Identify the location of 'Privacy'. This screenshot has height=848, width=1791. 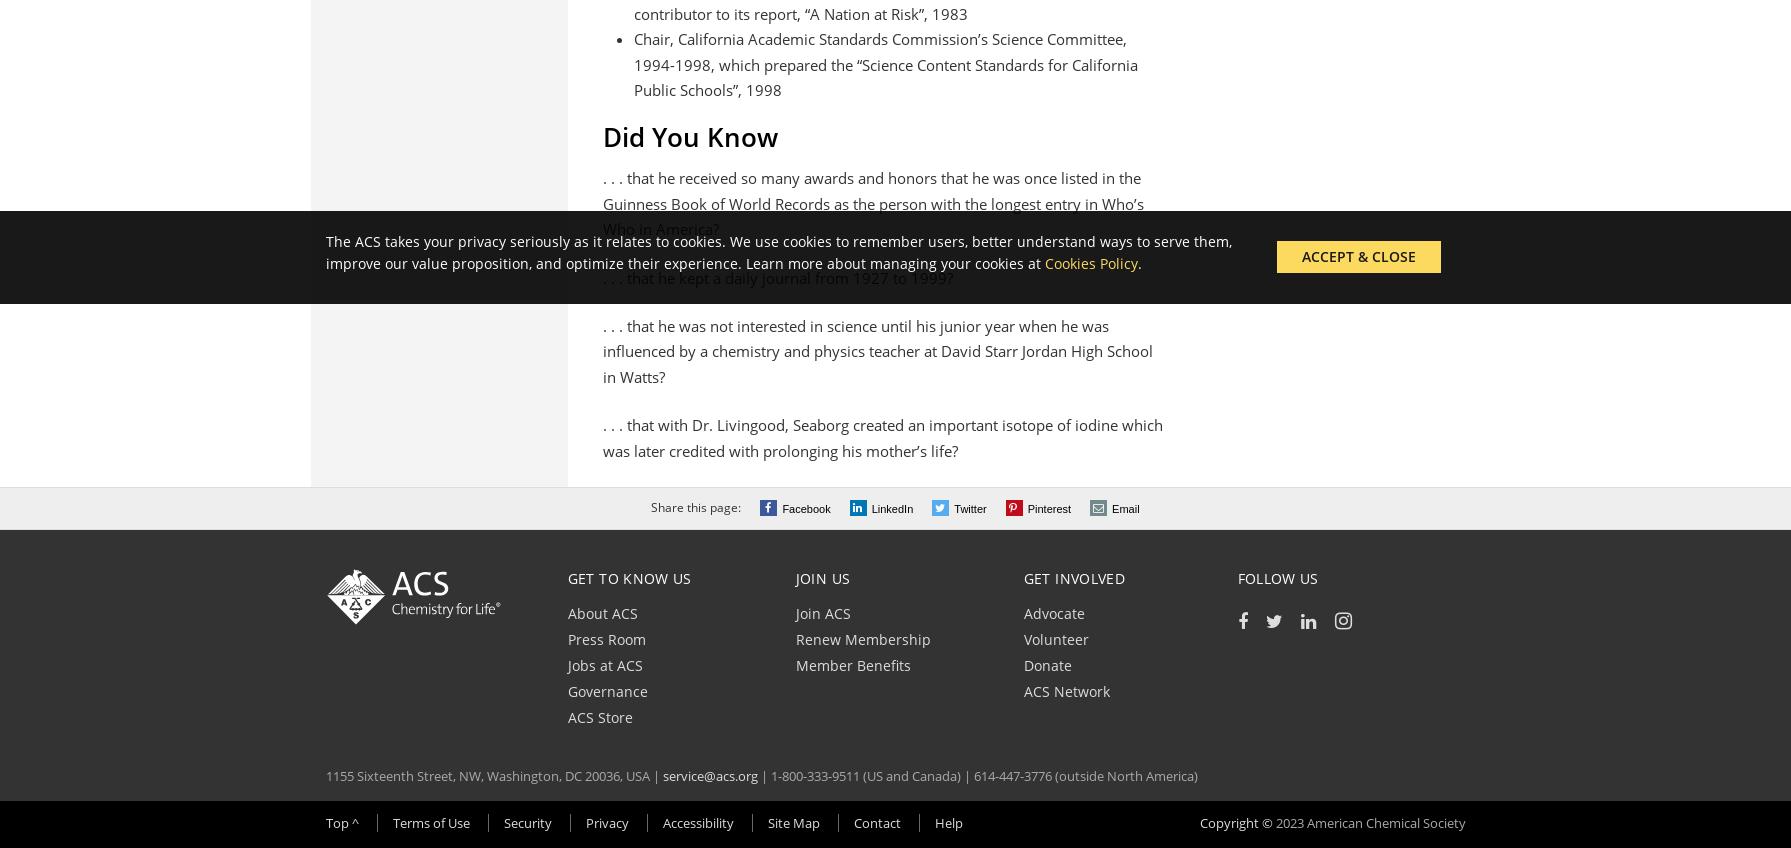
(584, 822).